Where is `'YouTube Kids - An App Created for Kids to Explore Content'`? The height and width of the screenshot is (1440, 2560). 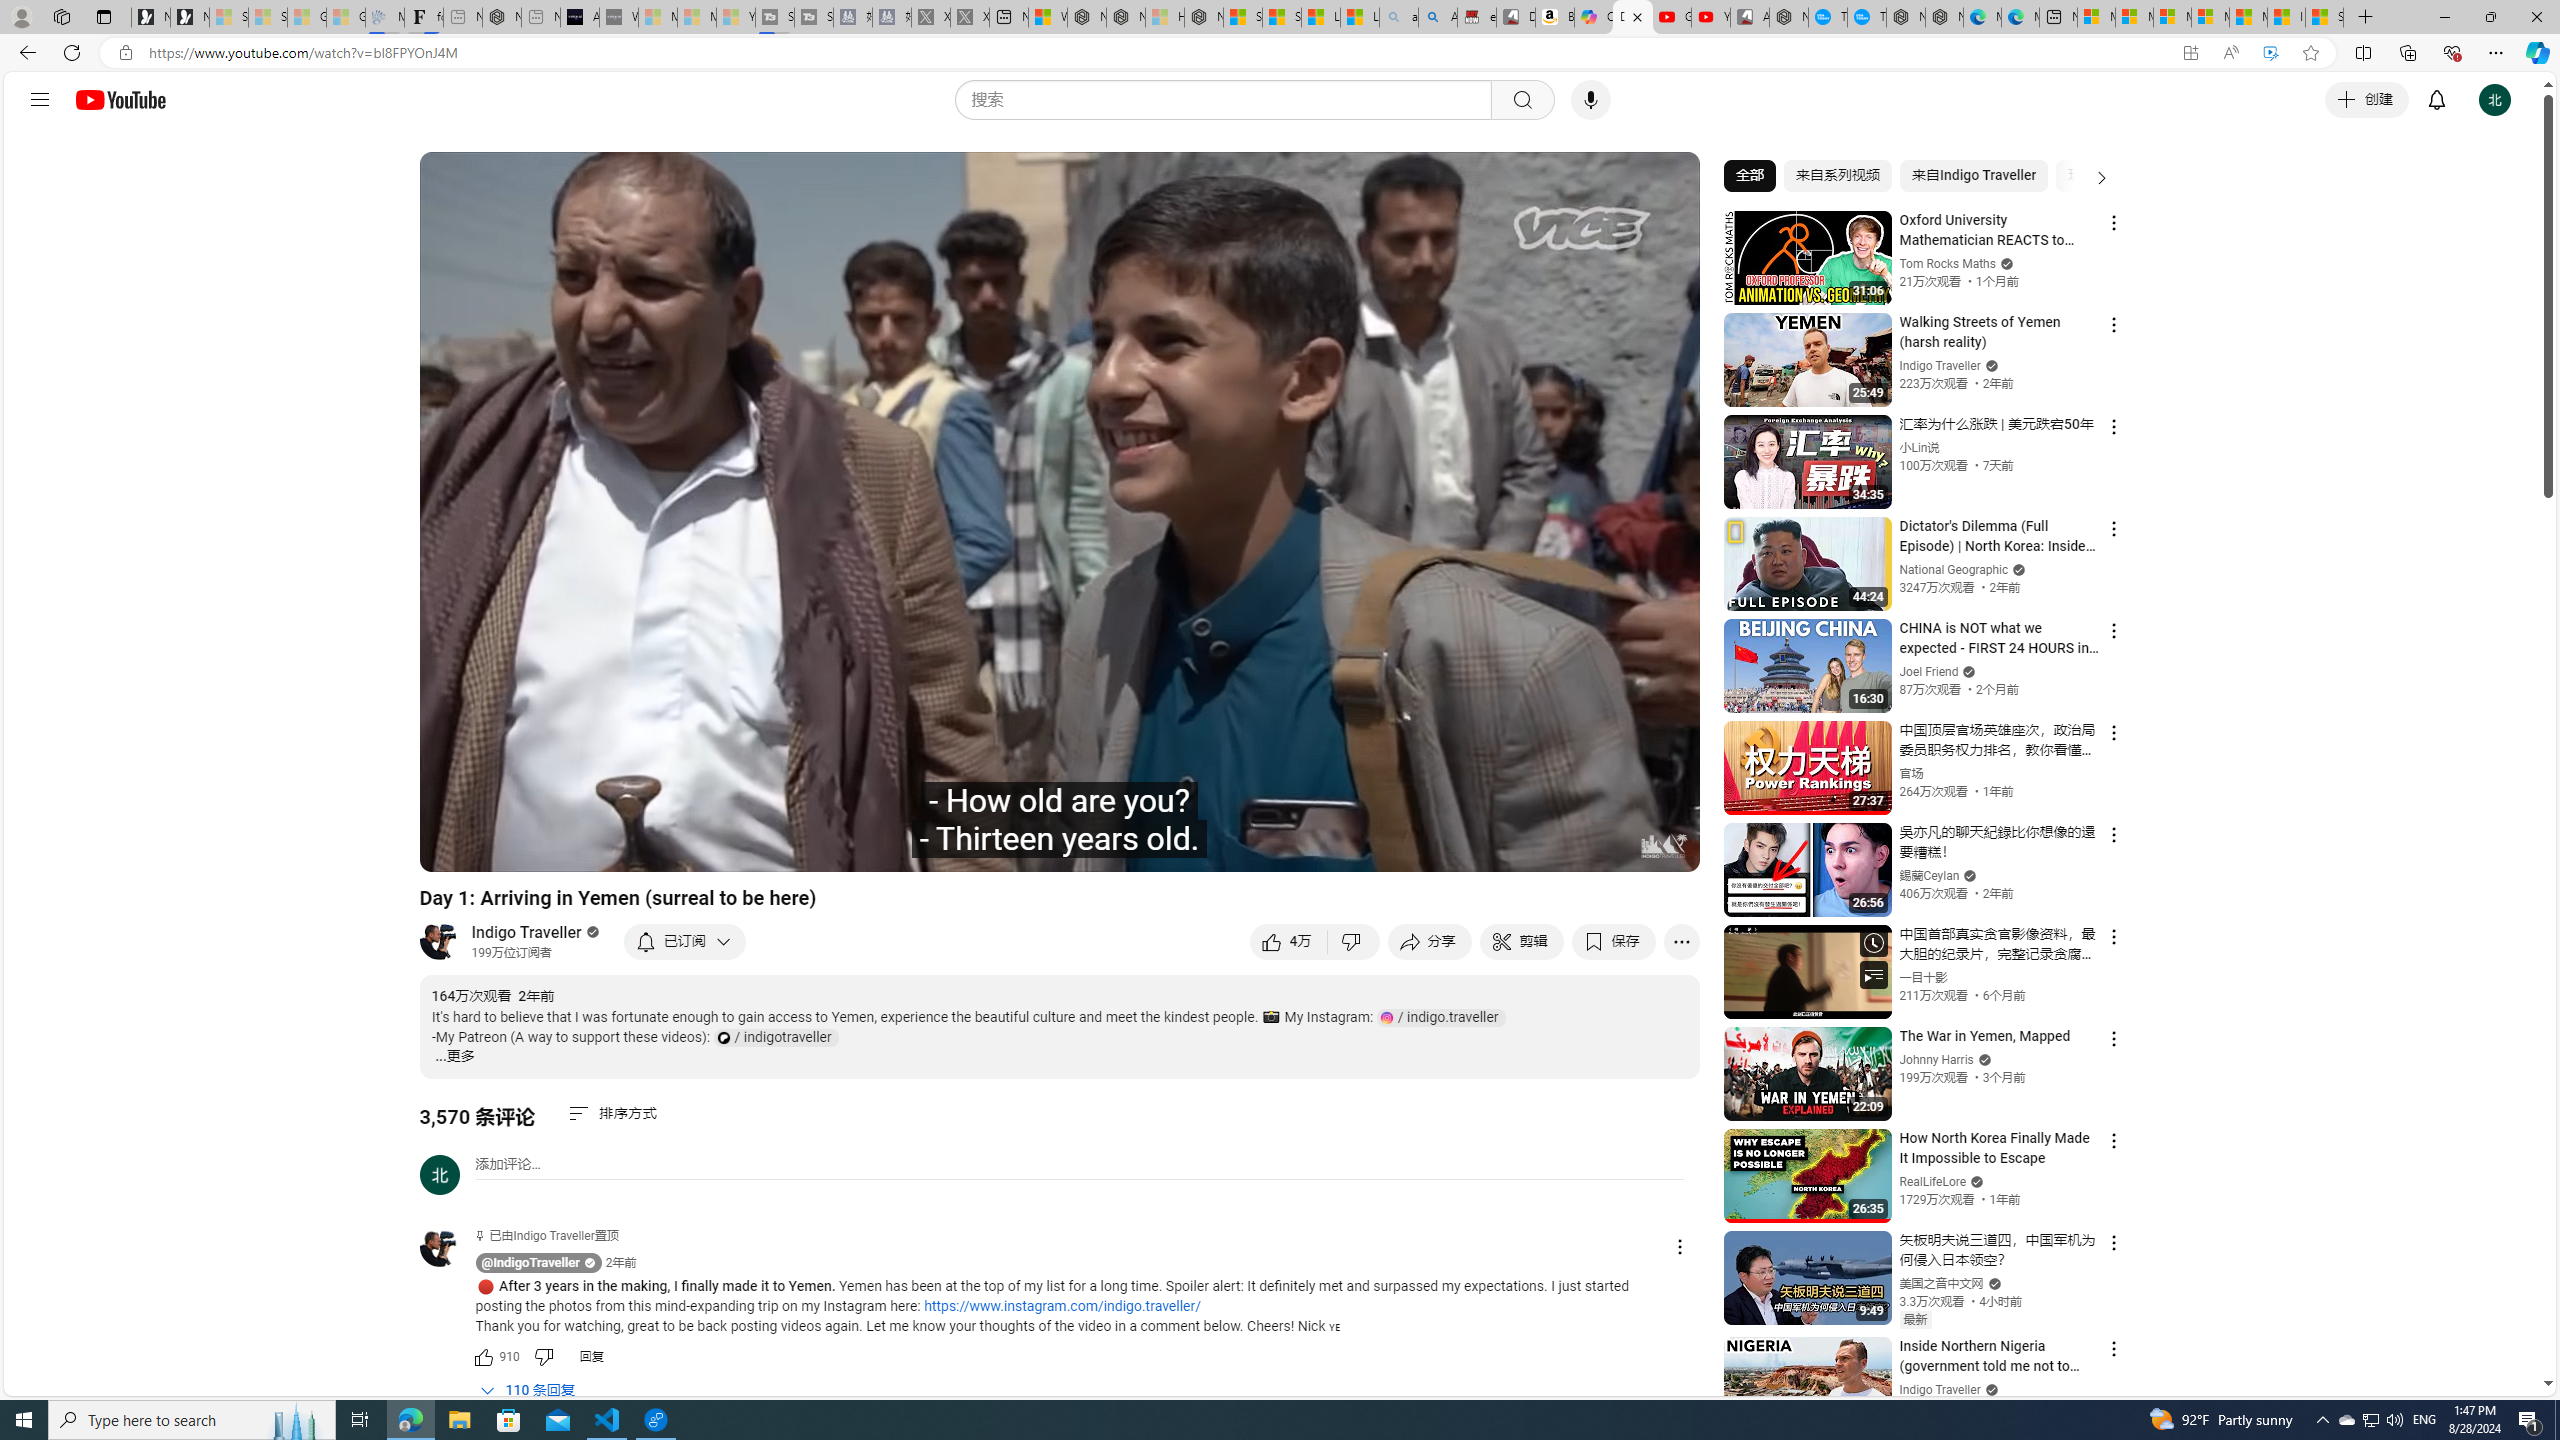 'YouTube Kids - An App Created for Kids to Explore Content' is located at coordinates (1709, 16).